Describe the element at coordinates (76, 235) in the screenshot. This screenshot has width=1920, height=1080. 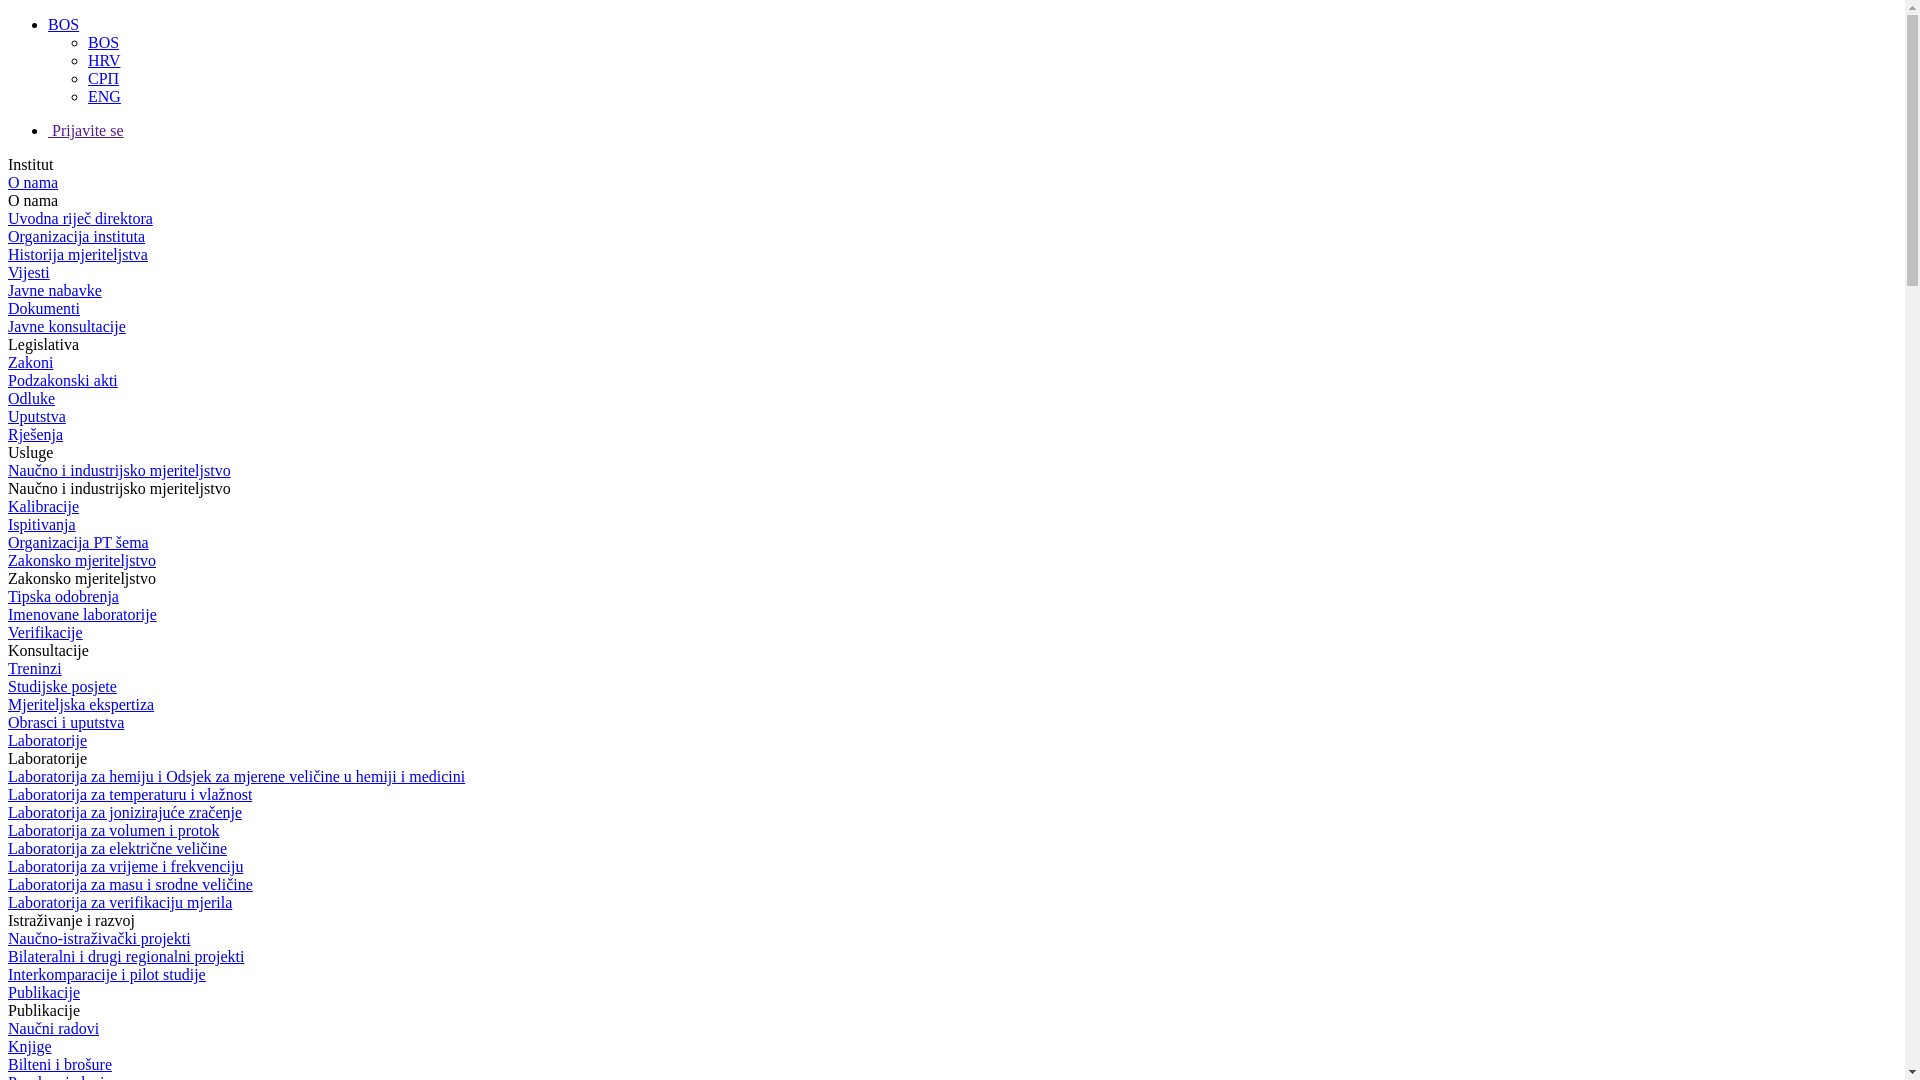
I see `'Organizacija instituta'` at that location.